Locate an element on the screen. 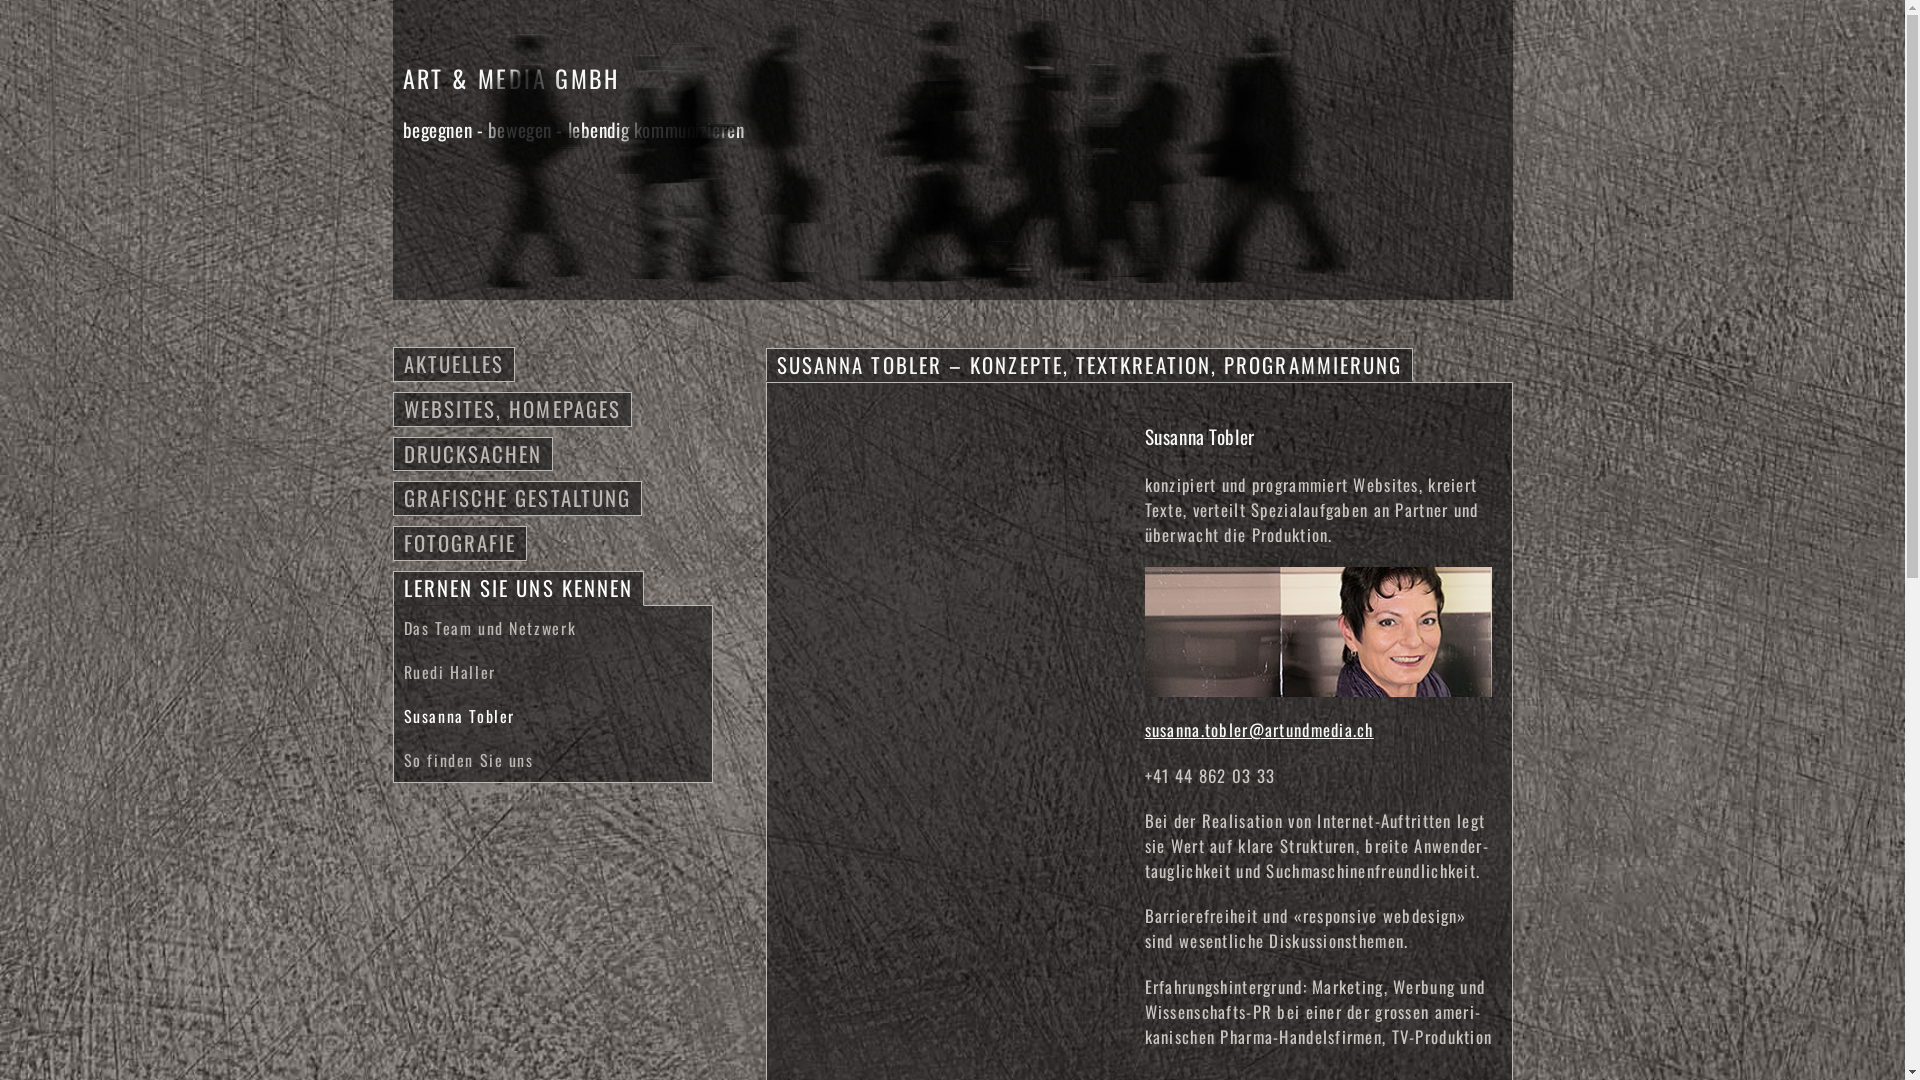 The height and width of the screenshot is (1080, 1920). 'FOTOGRAFIE' is located at coordinates (459, 542).